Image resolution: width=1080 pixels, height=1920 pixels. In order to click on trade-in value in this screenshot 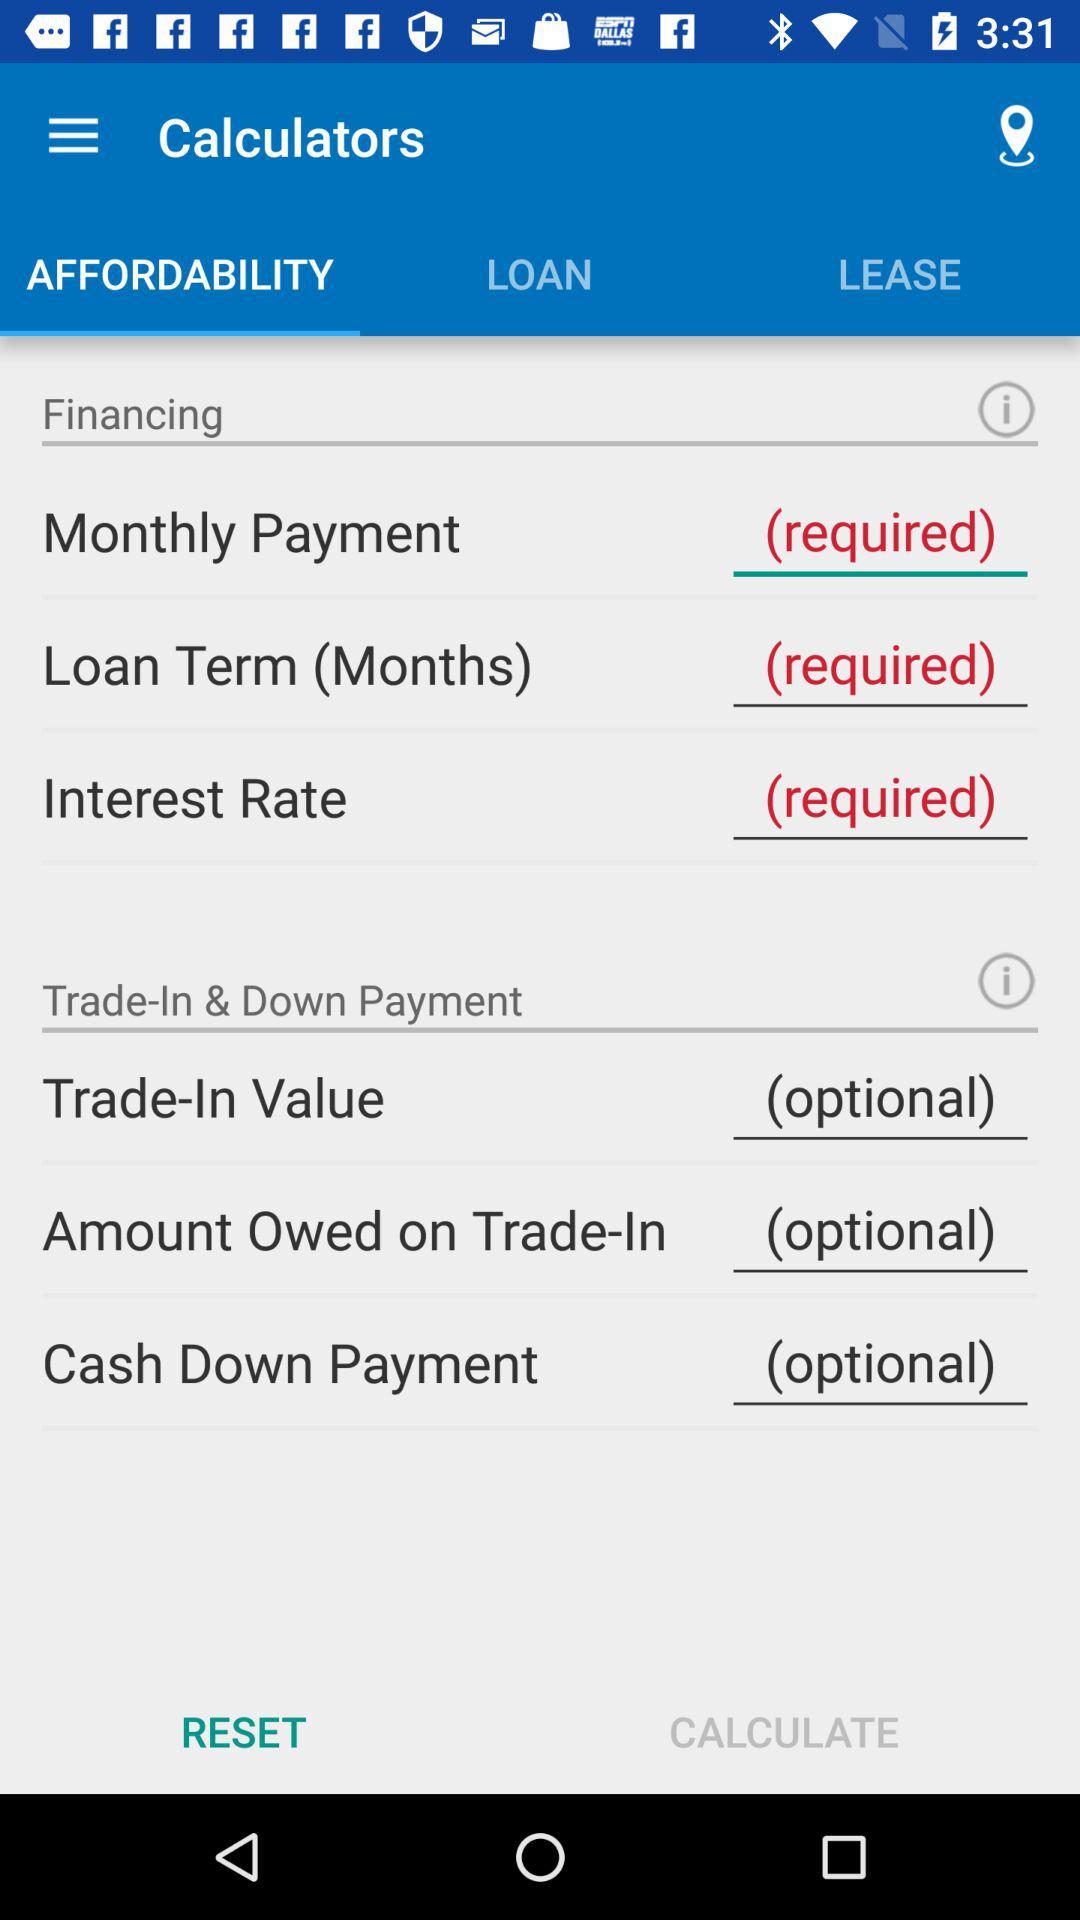, I will do `click(879, 1095)`.